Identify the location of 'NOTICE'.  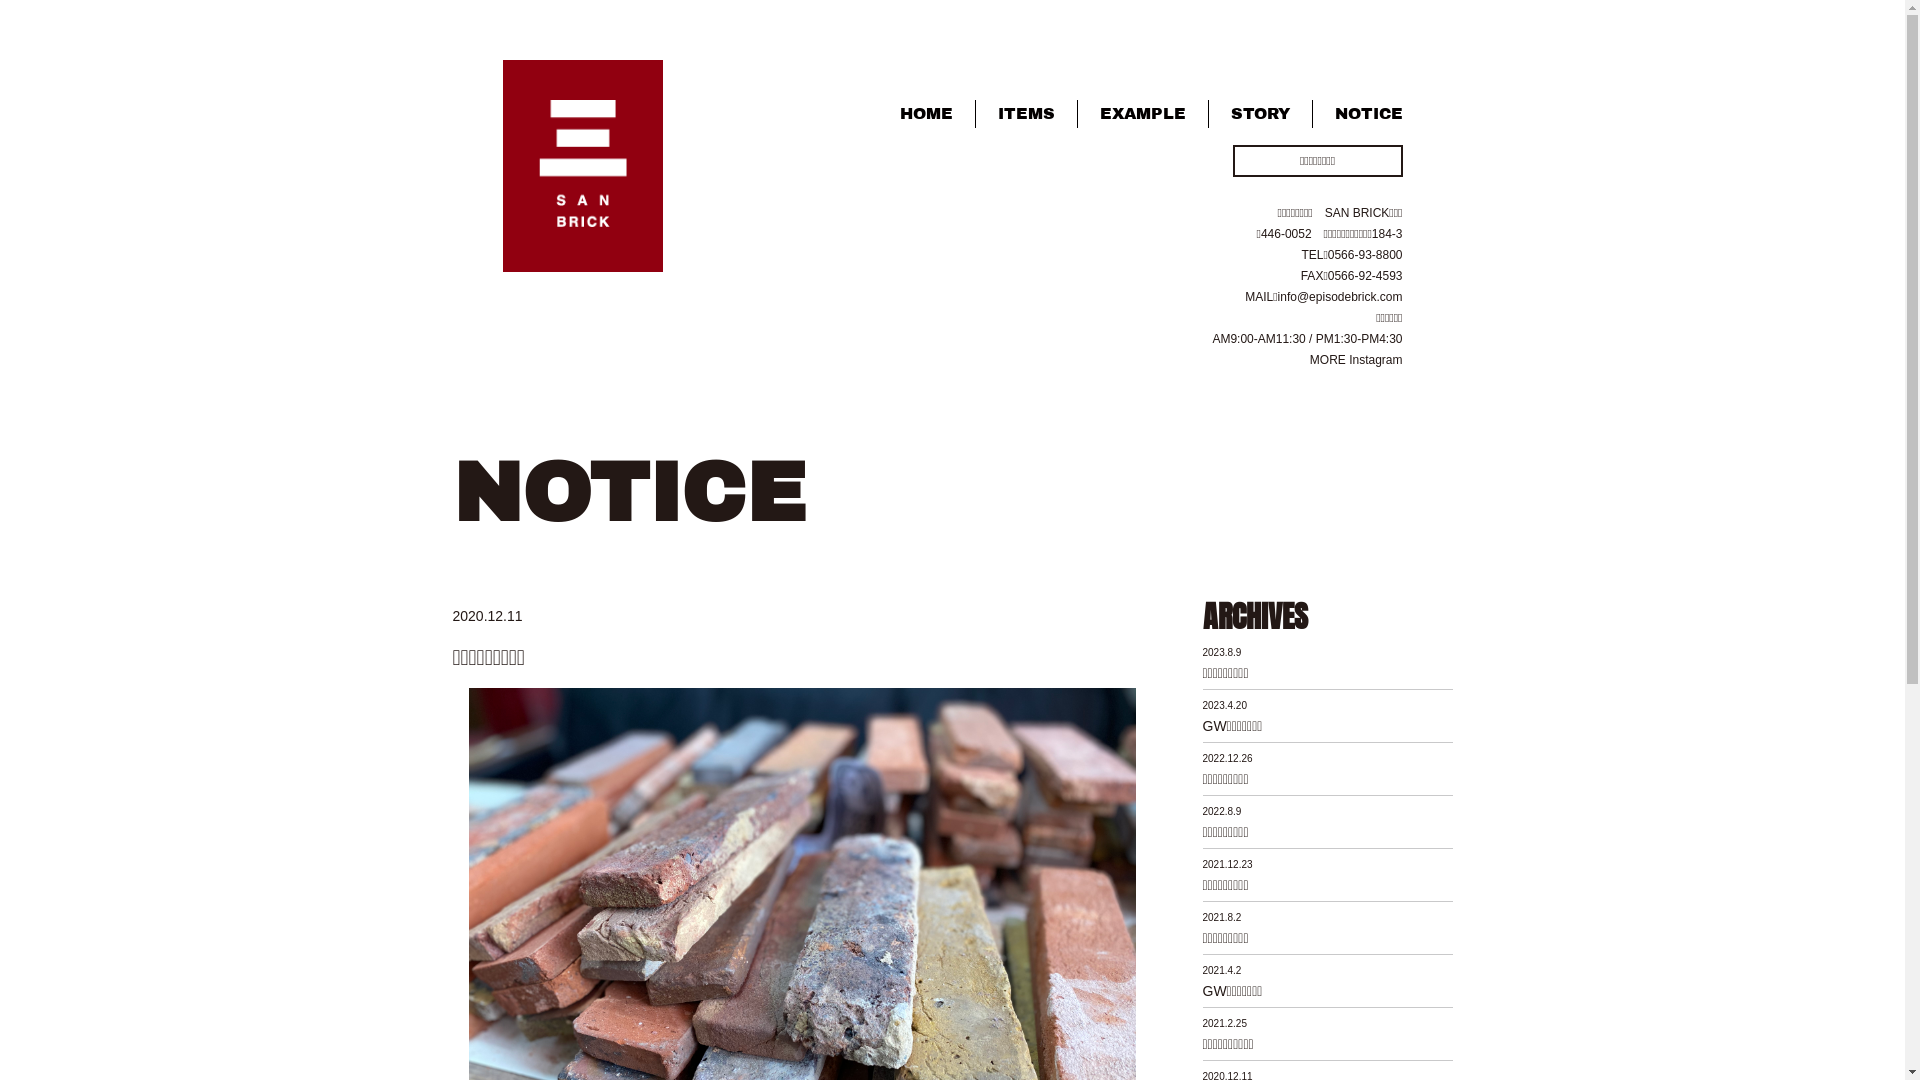
(1357, 113).